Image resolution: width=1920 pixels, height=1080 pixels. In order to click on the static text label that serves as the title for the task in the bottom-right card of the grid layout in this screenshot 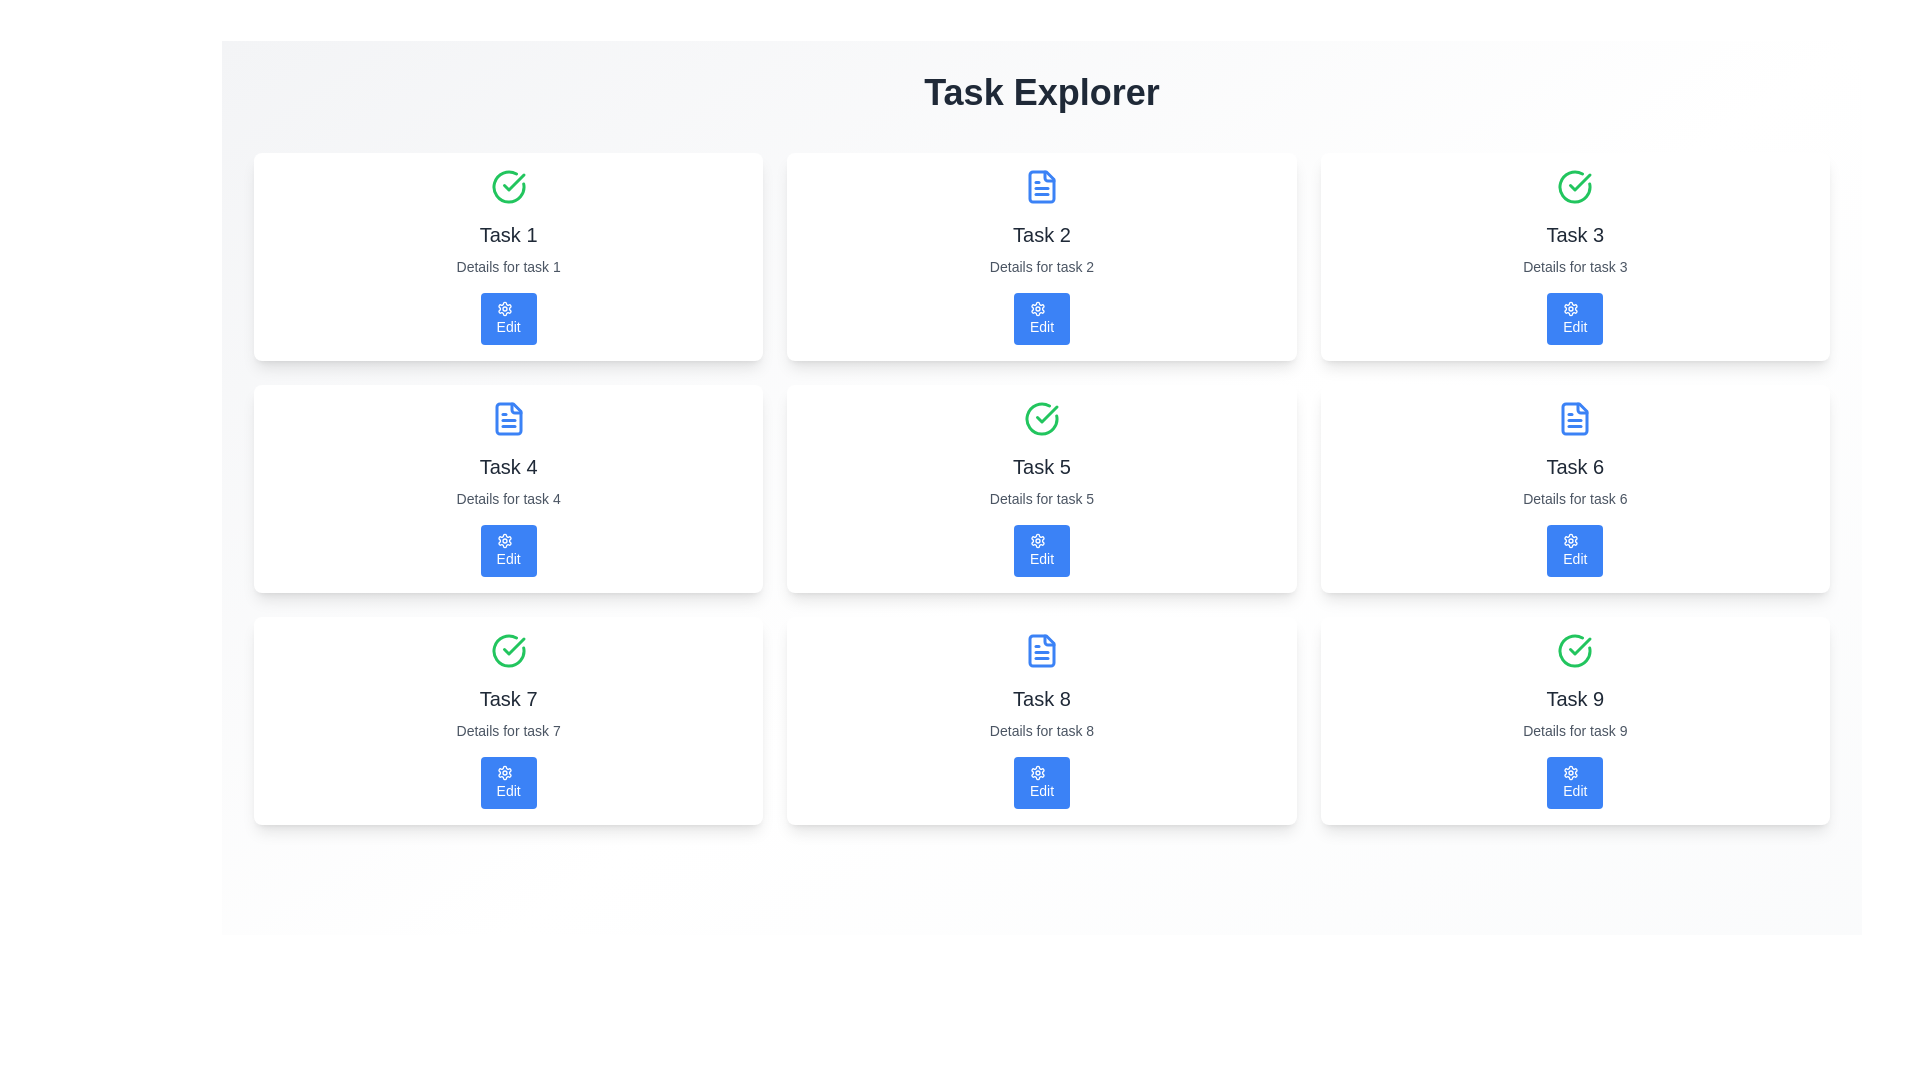, I will do `click(1574, 697)`.